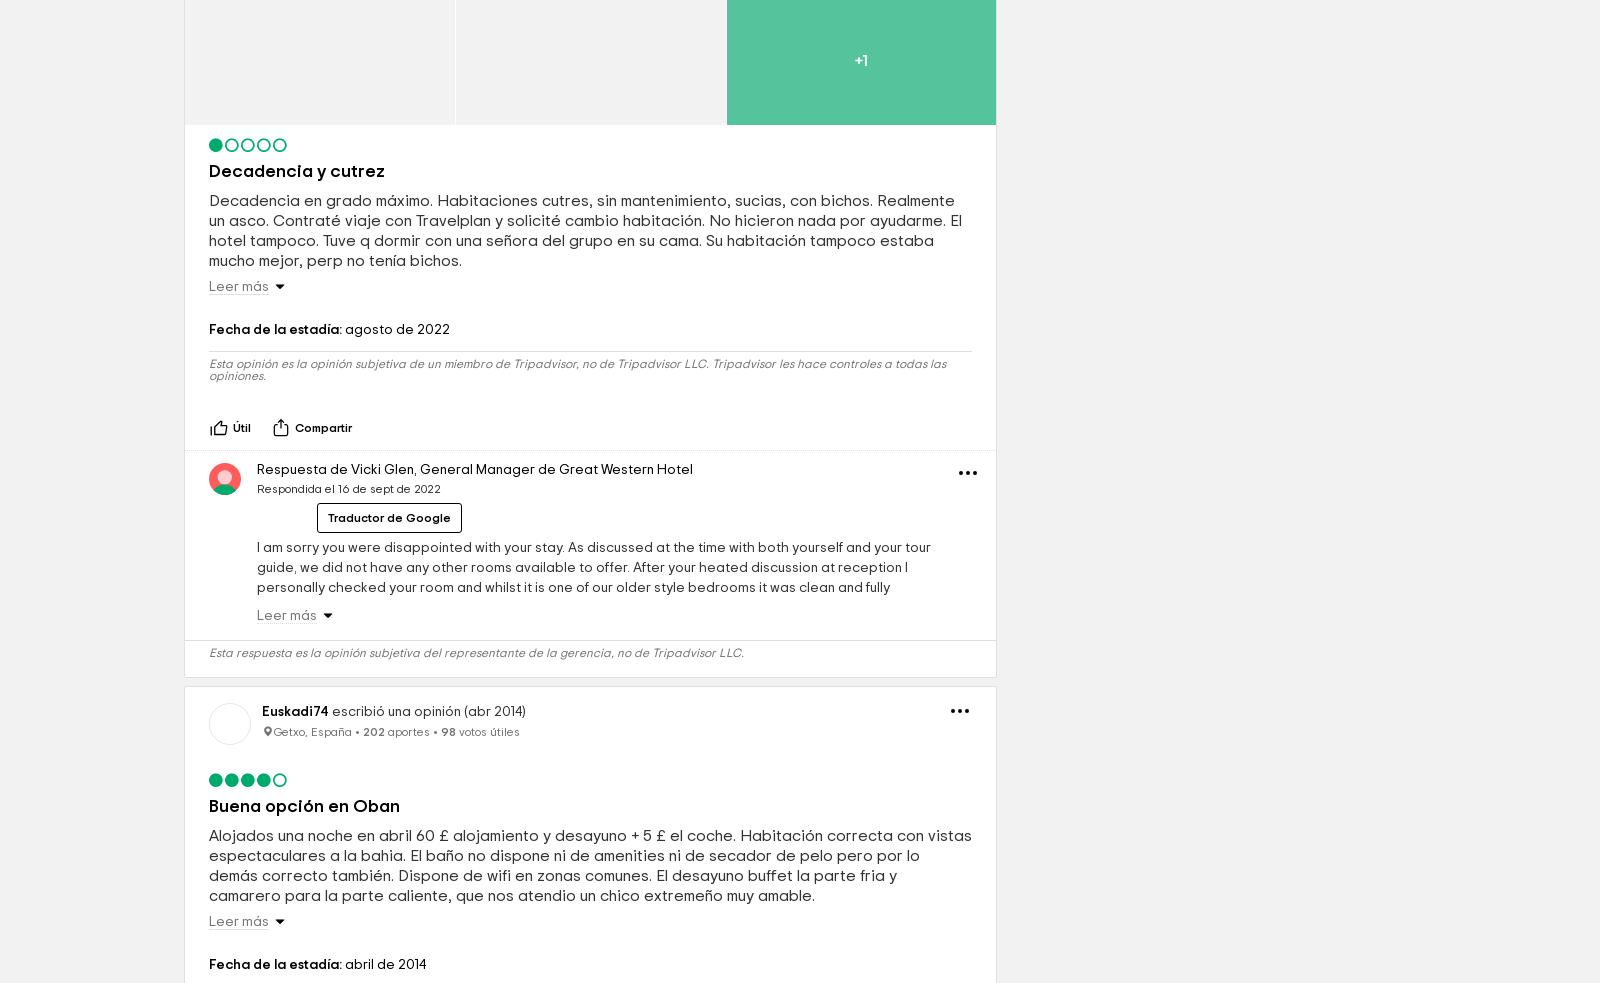 The image size is (1600, 983). I want to click on 'agosto de 2022', so click(396, 467).